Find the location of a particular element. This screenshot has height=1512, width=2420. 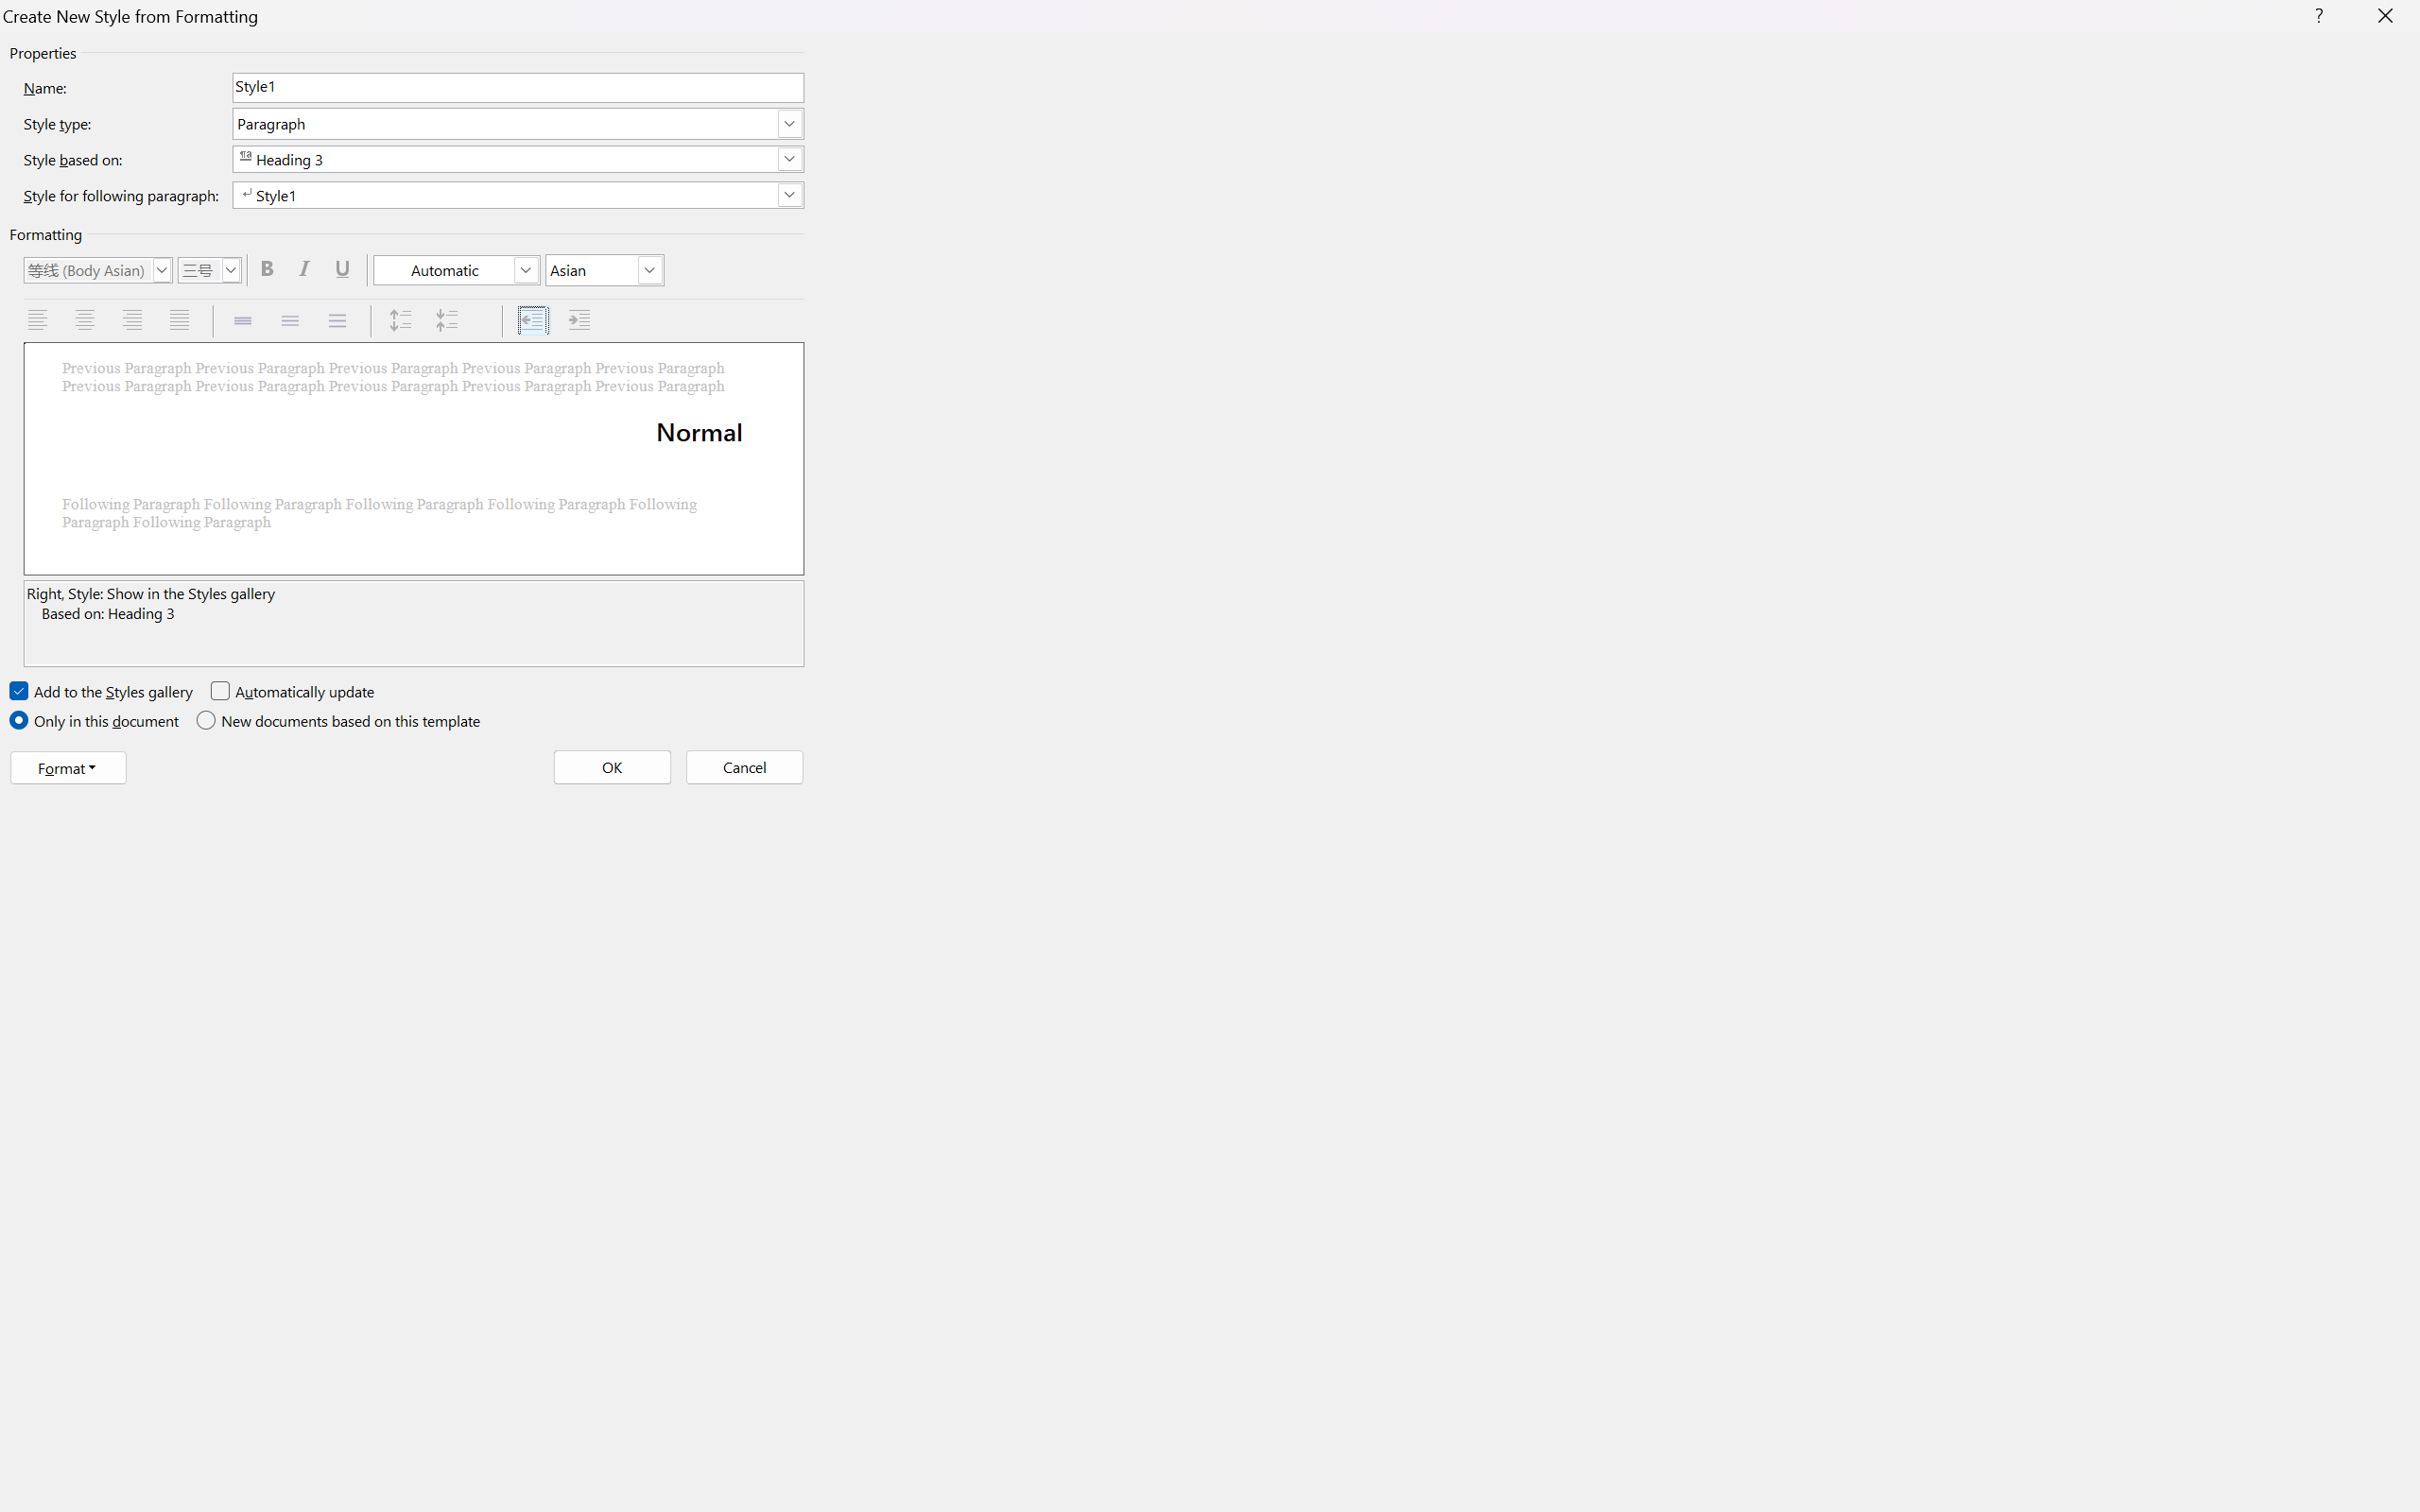

'Italic' is located at coordinates (307, 268).